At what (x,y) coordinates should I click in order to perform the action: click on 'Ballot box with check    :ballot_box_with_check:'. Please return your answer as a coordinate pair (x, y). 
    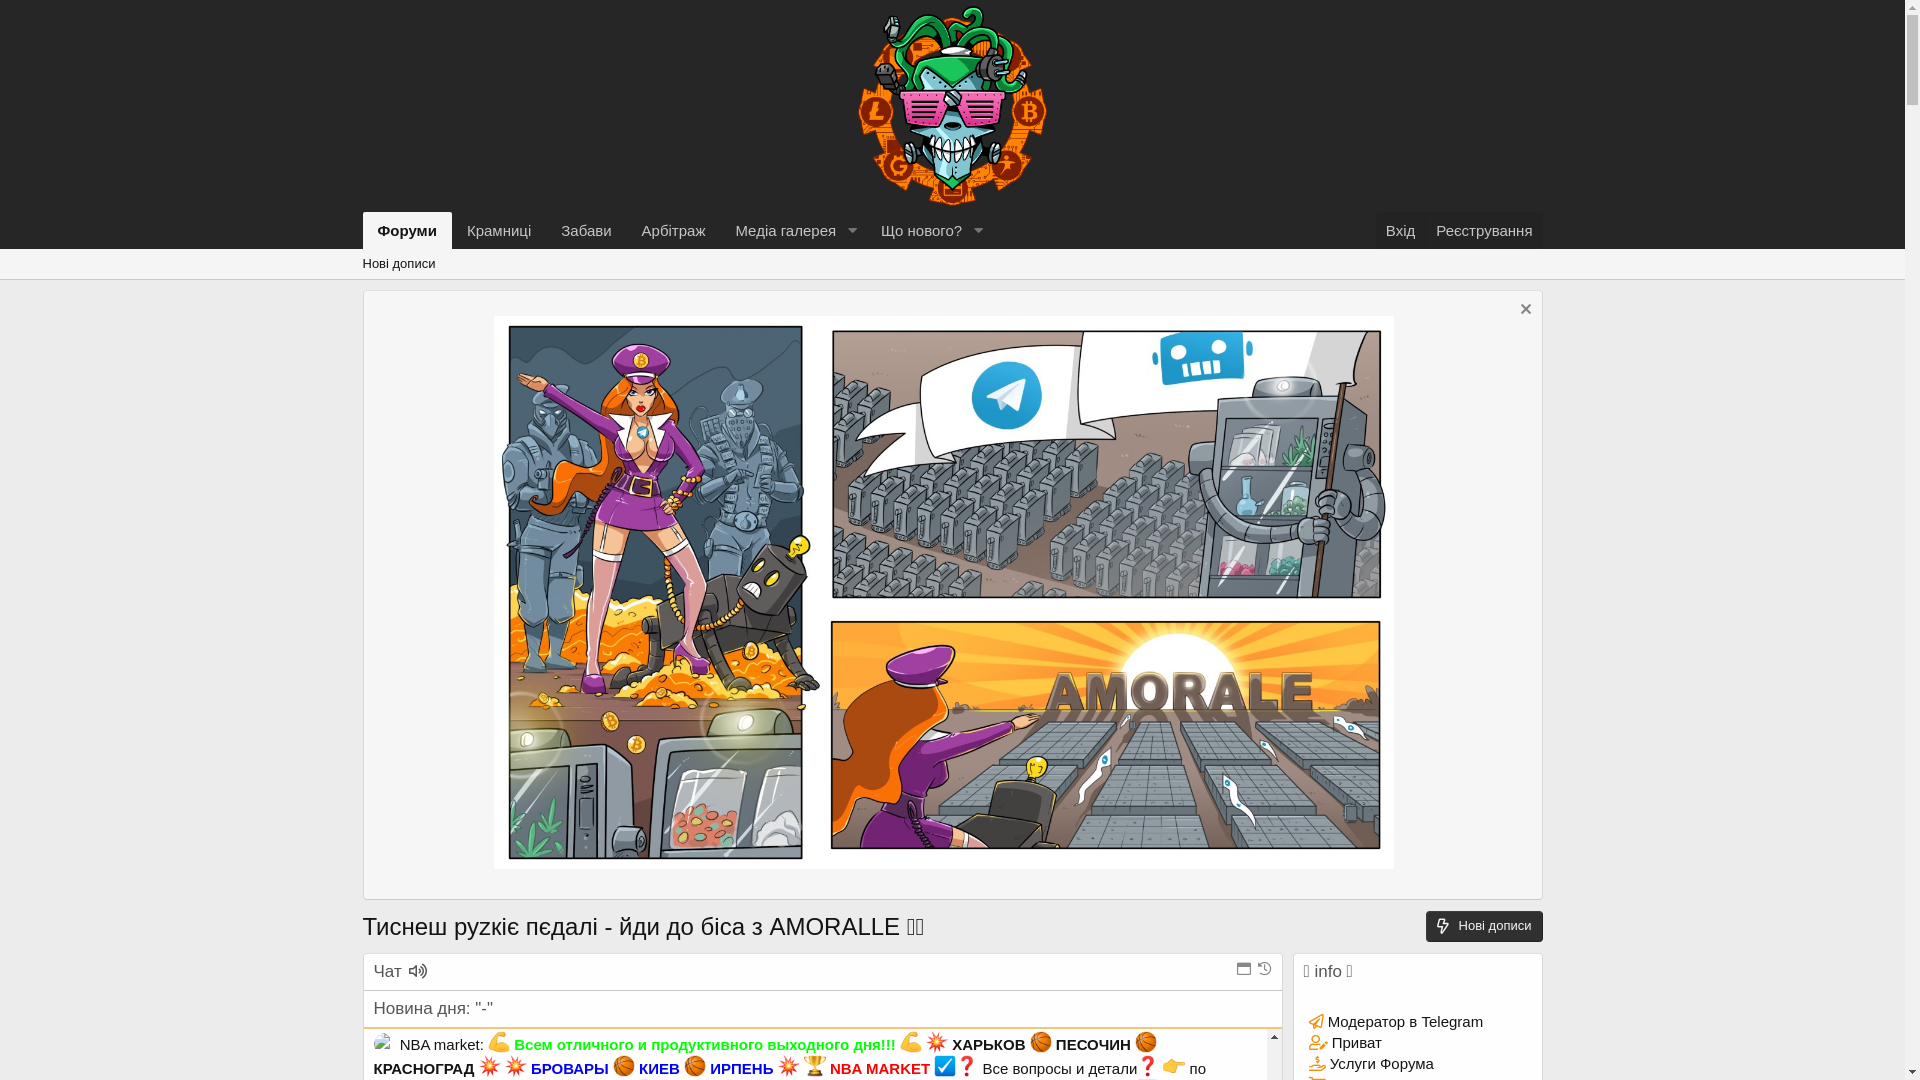
    Looking at the image, I should click on (944, 1064).